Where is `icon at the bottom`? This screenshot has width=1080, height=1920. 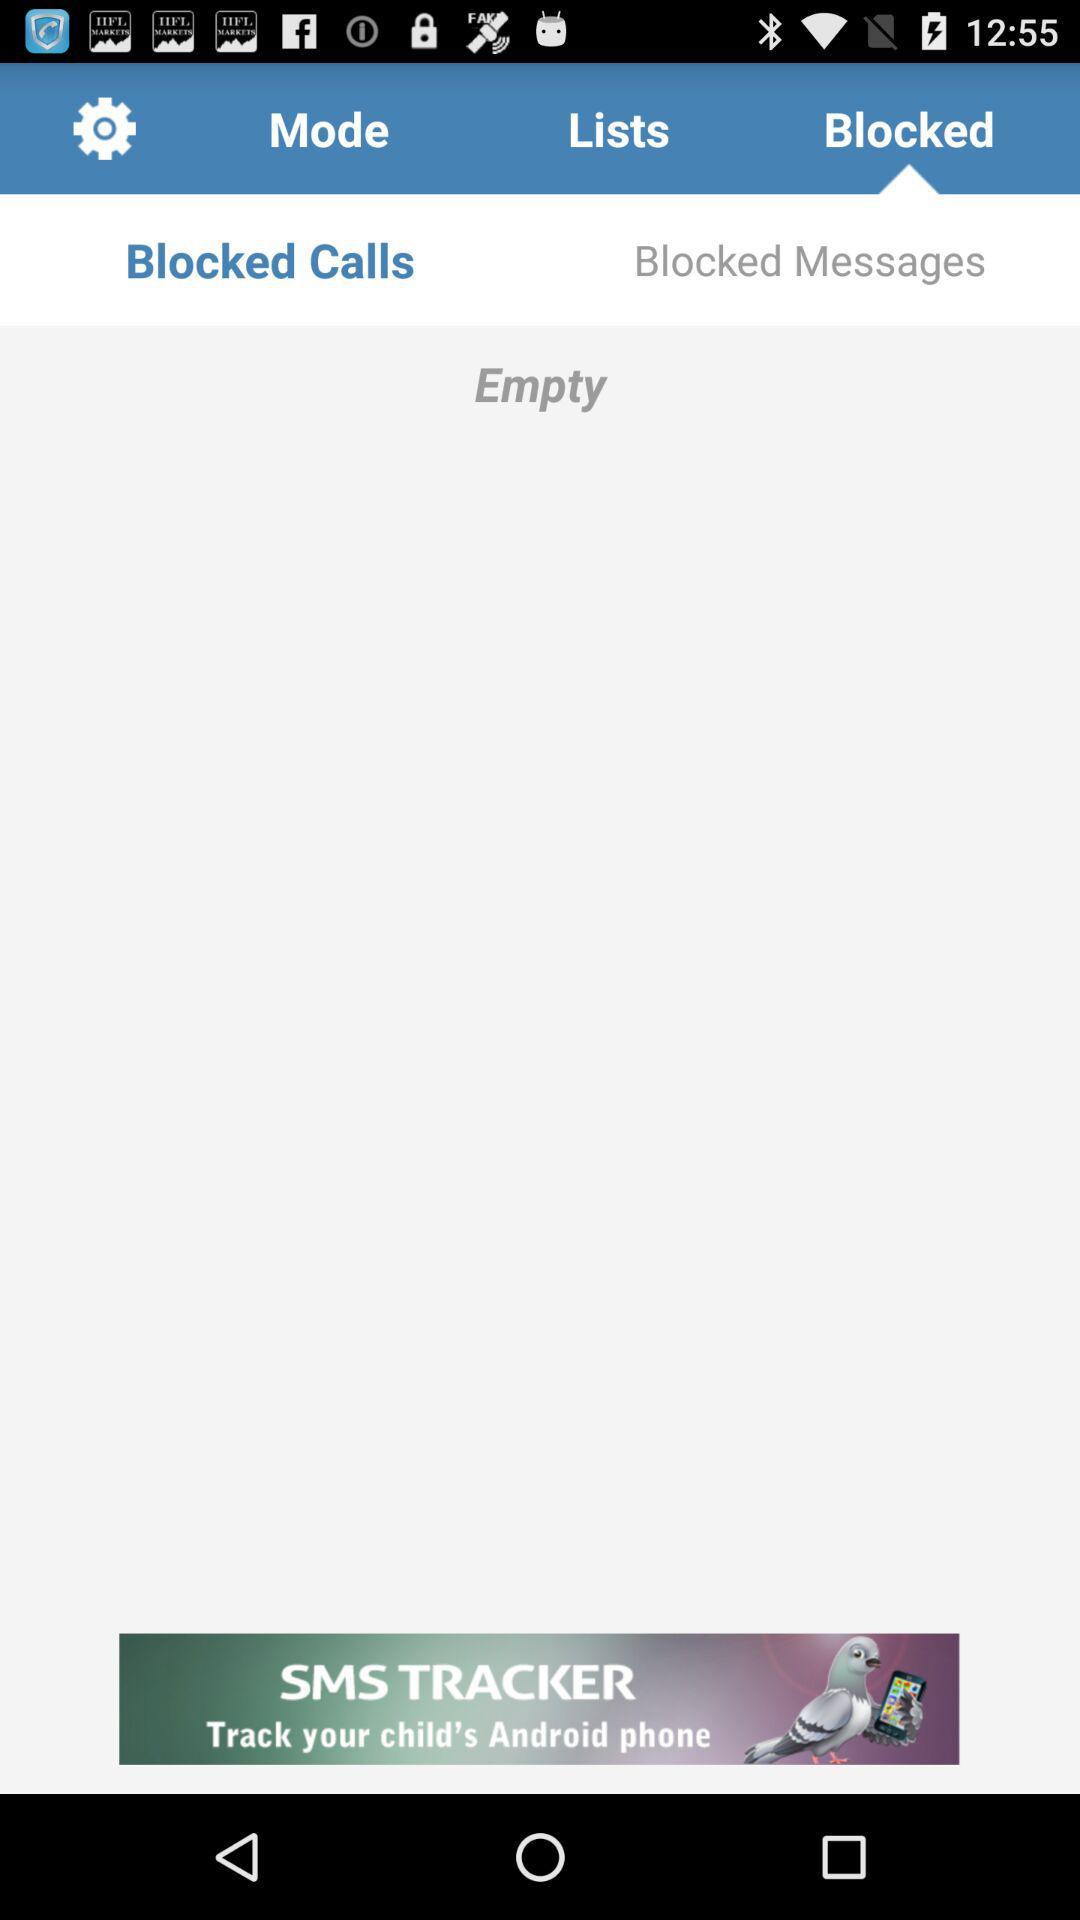
icon at the bottom is located at coordinates (540, 1698).